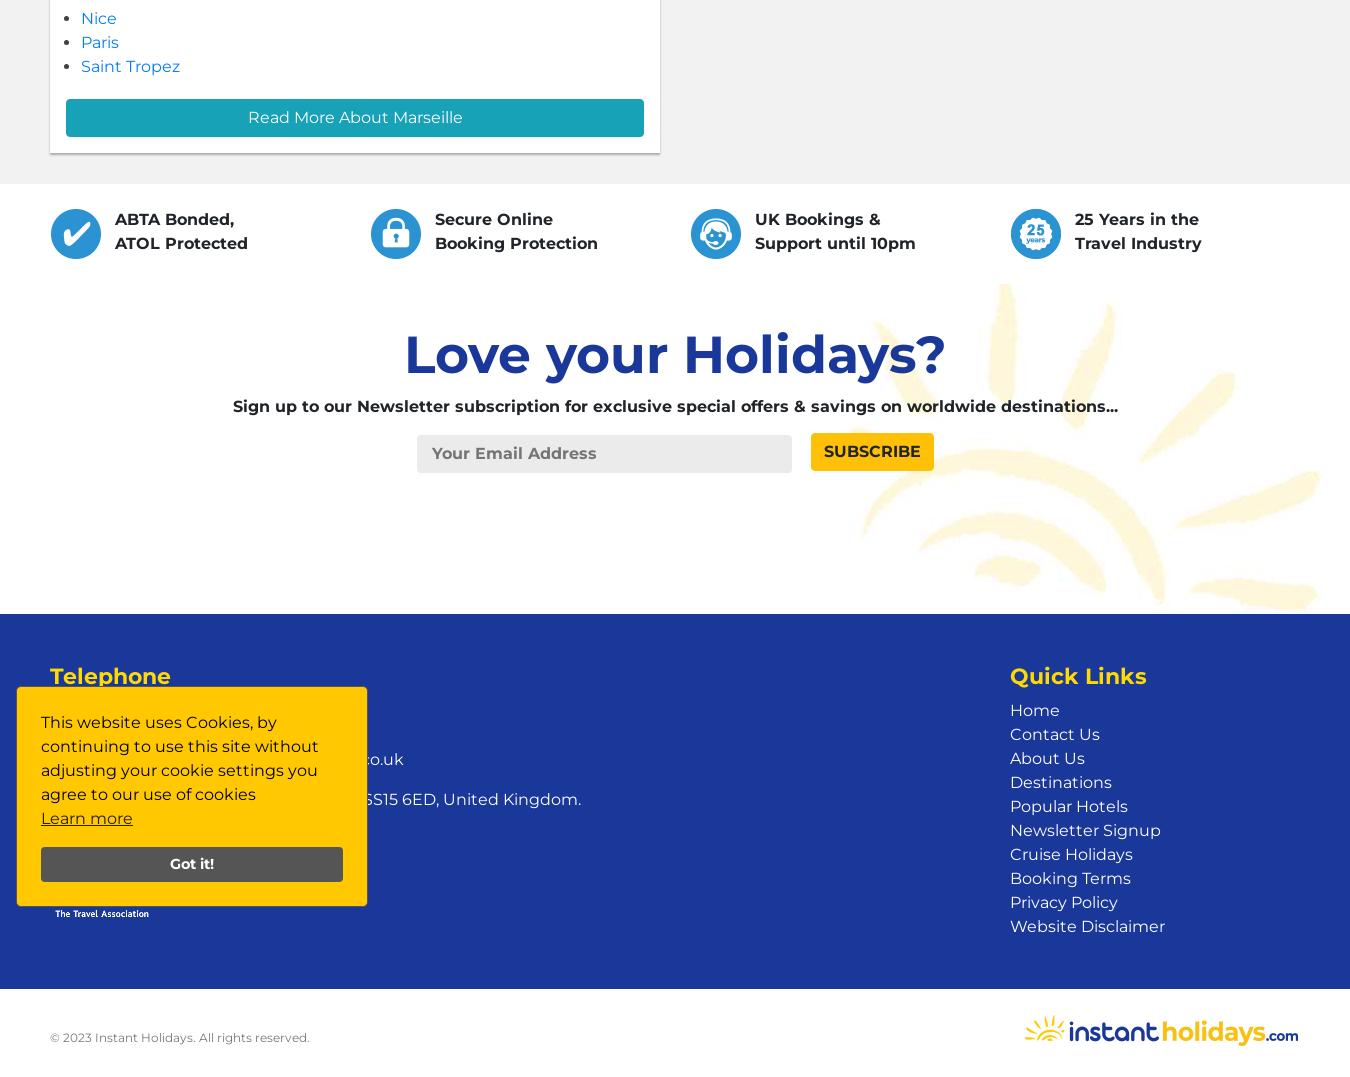 The image size is (1350, 1077). What do you see at coordinates (109, 675) in the screenshot?
I see `'Telephone'` at bounding box center [109, 675].